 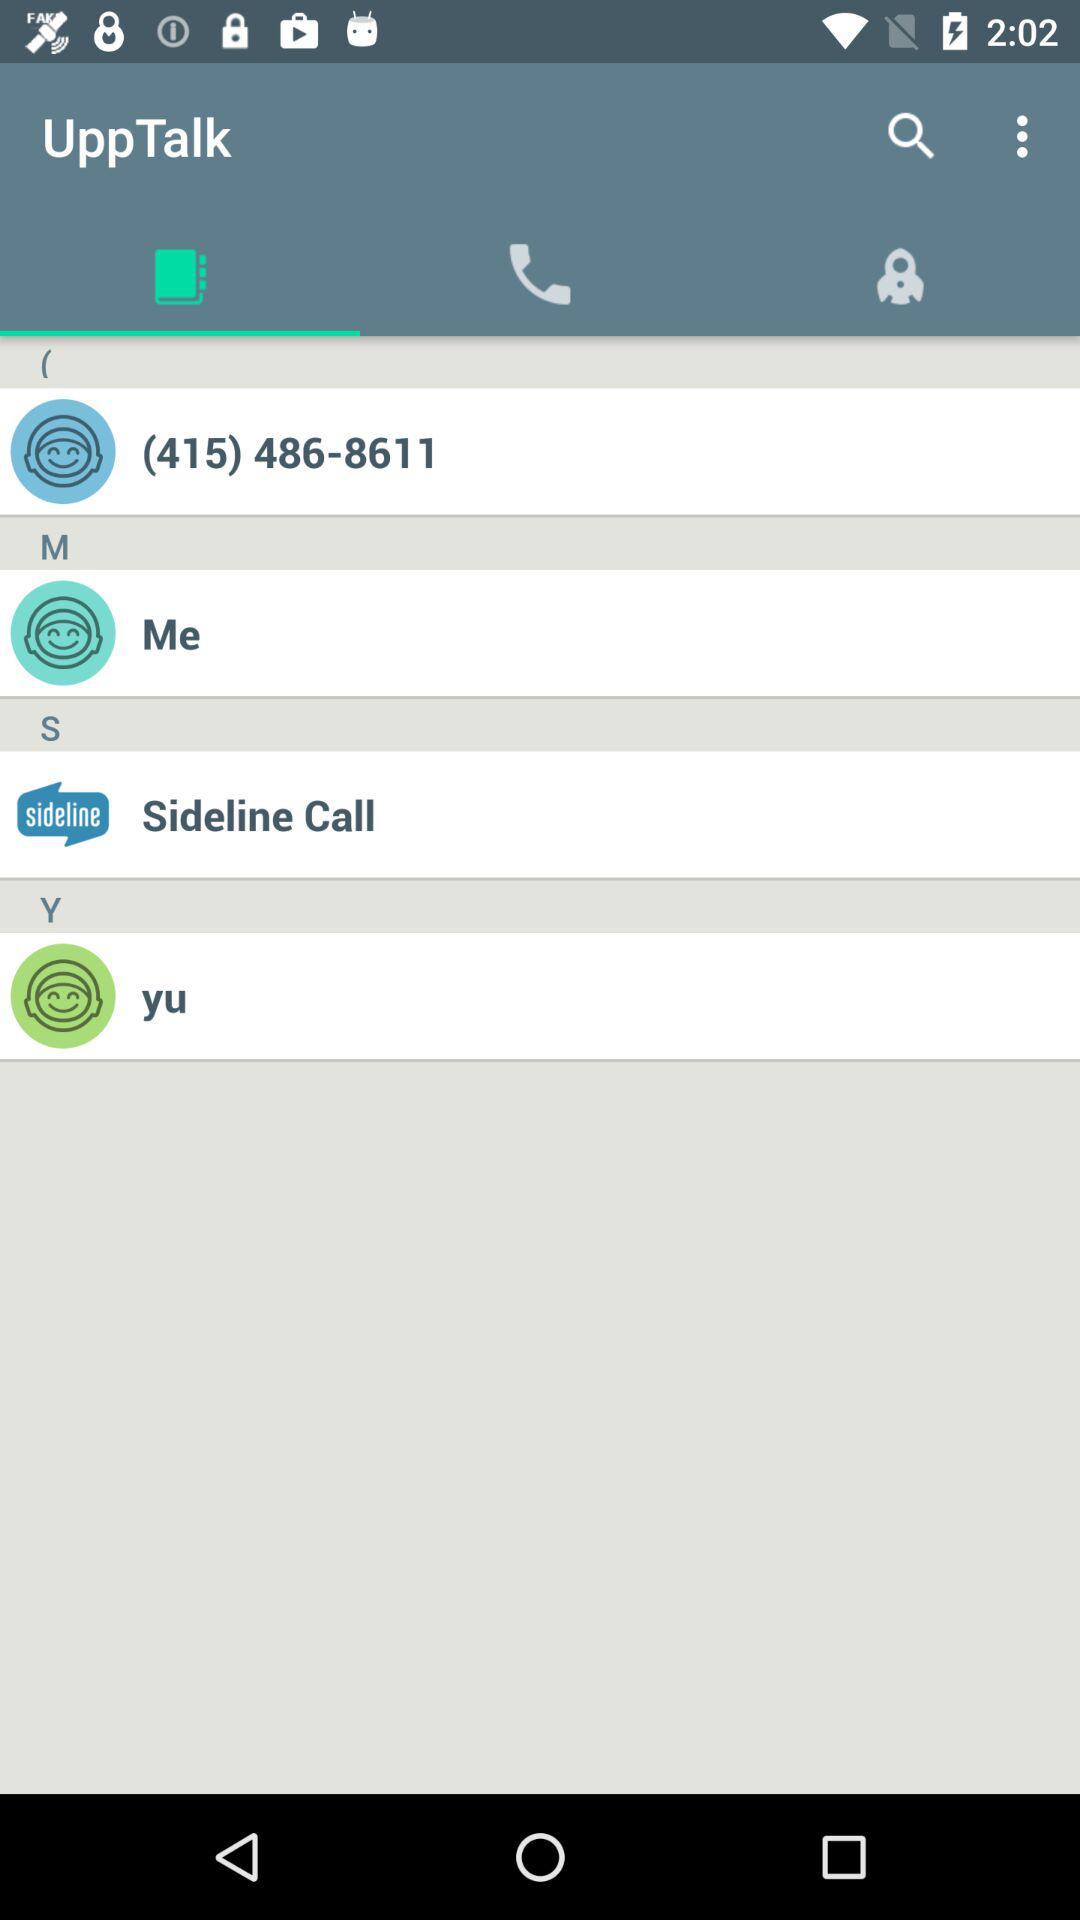 I want to click on (, so click(x=45, y=362).